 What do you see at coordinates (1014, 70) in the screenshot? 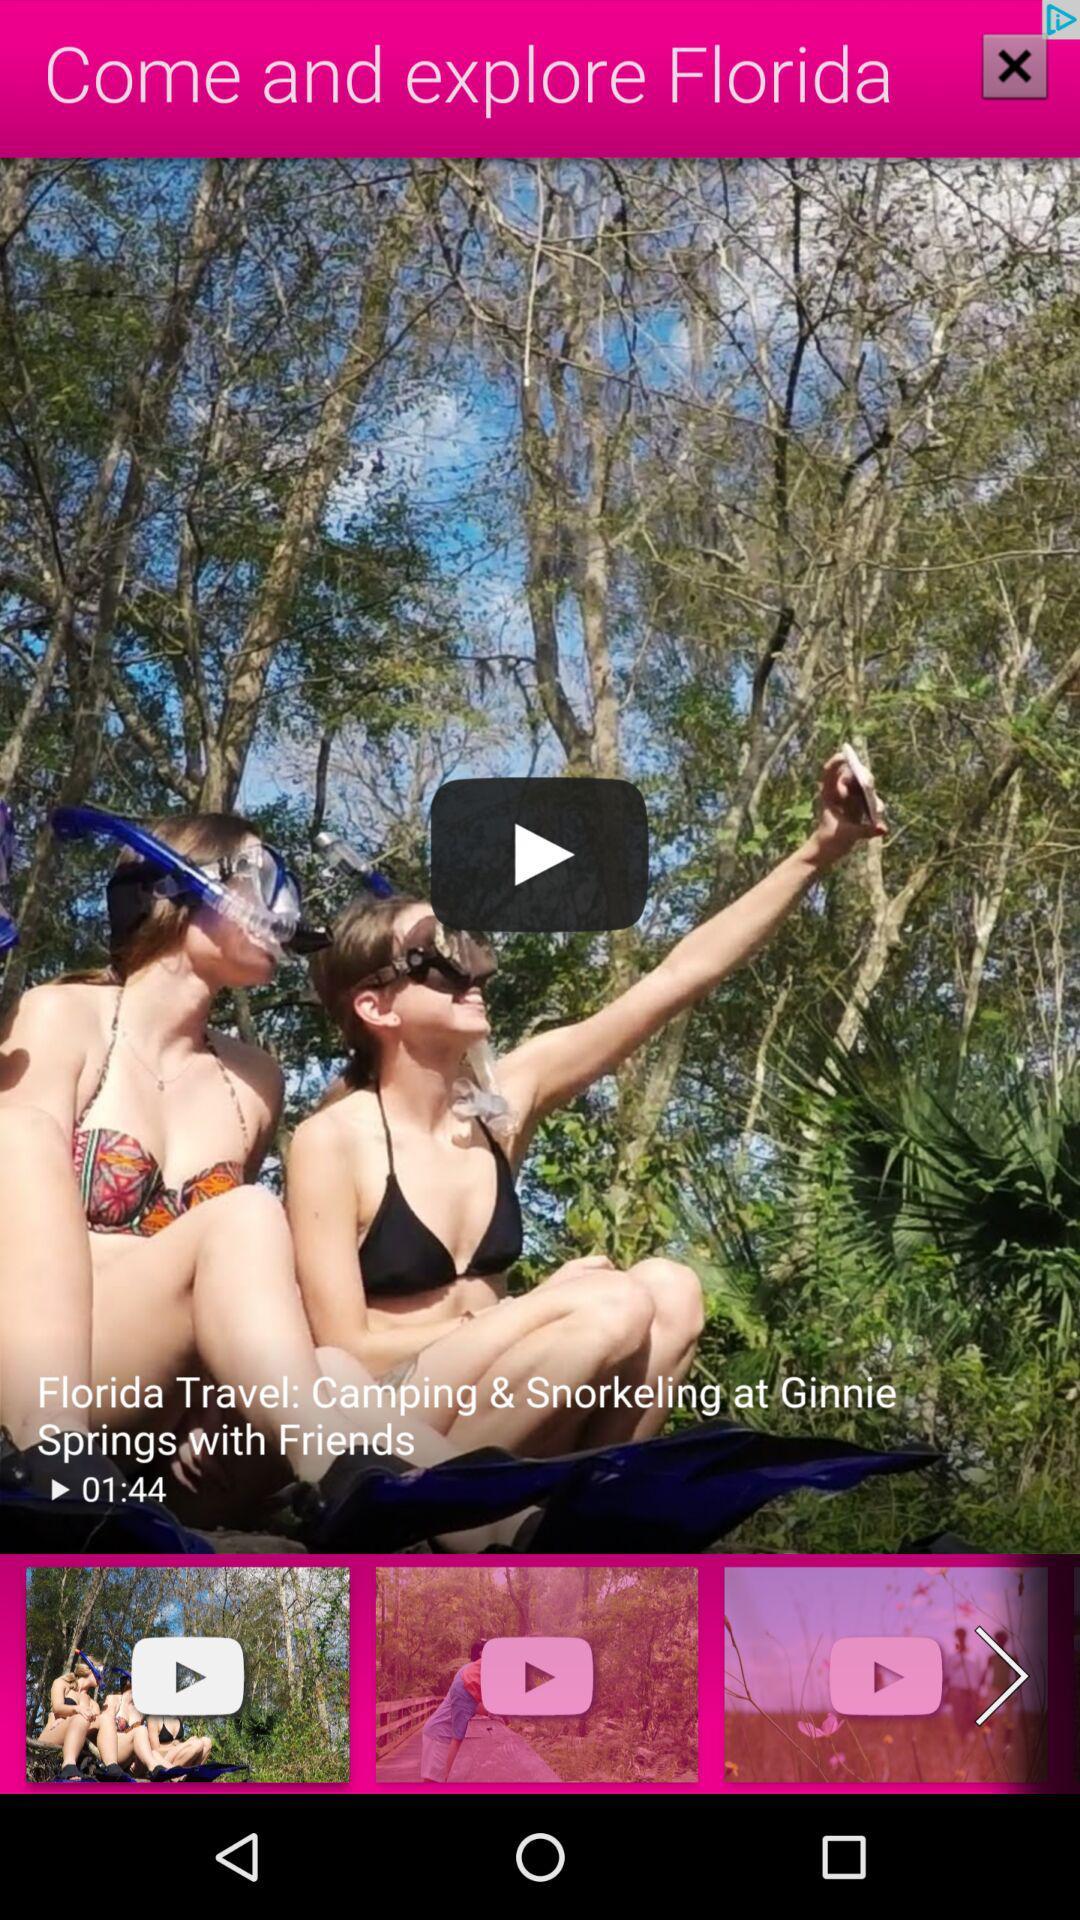
I see `the close icon` at bounding box center [1014, 70].